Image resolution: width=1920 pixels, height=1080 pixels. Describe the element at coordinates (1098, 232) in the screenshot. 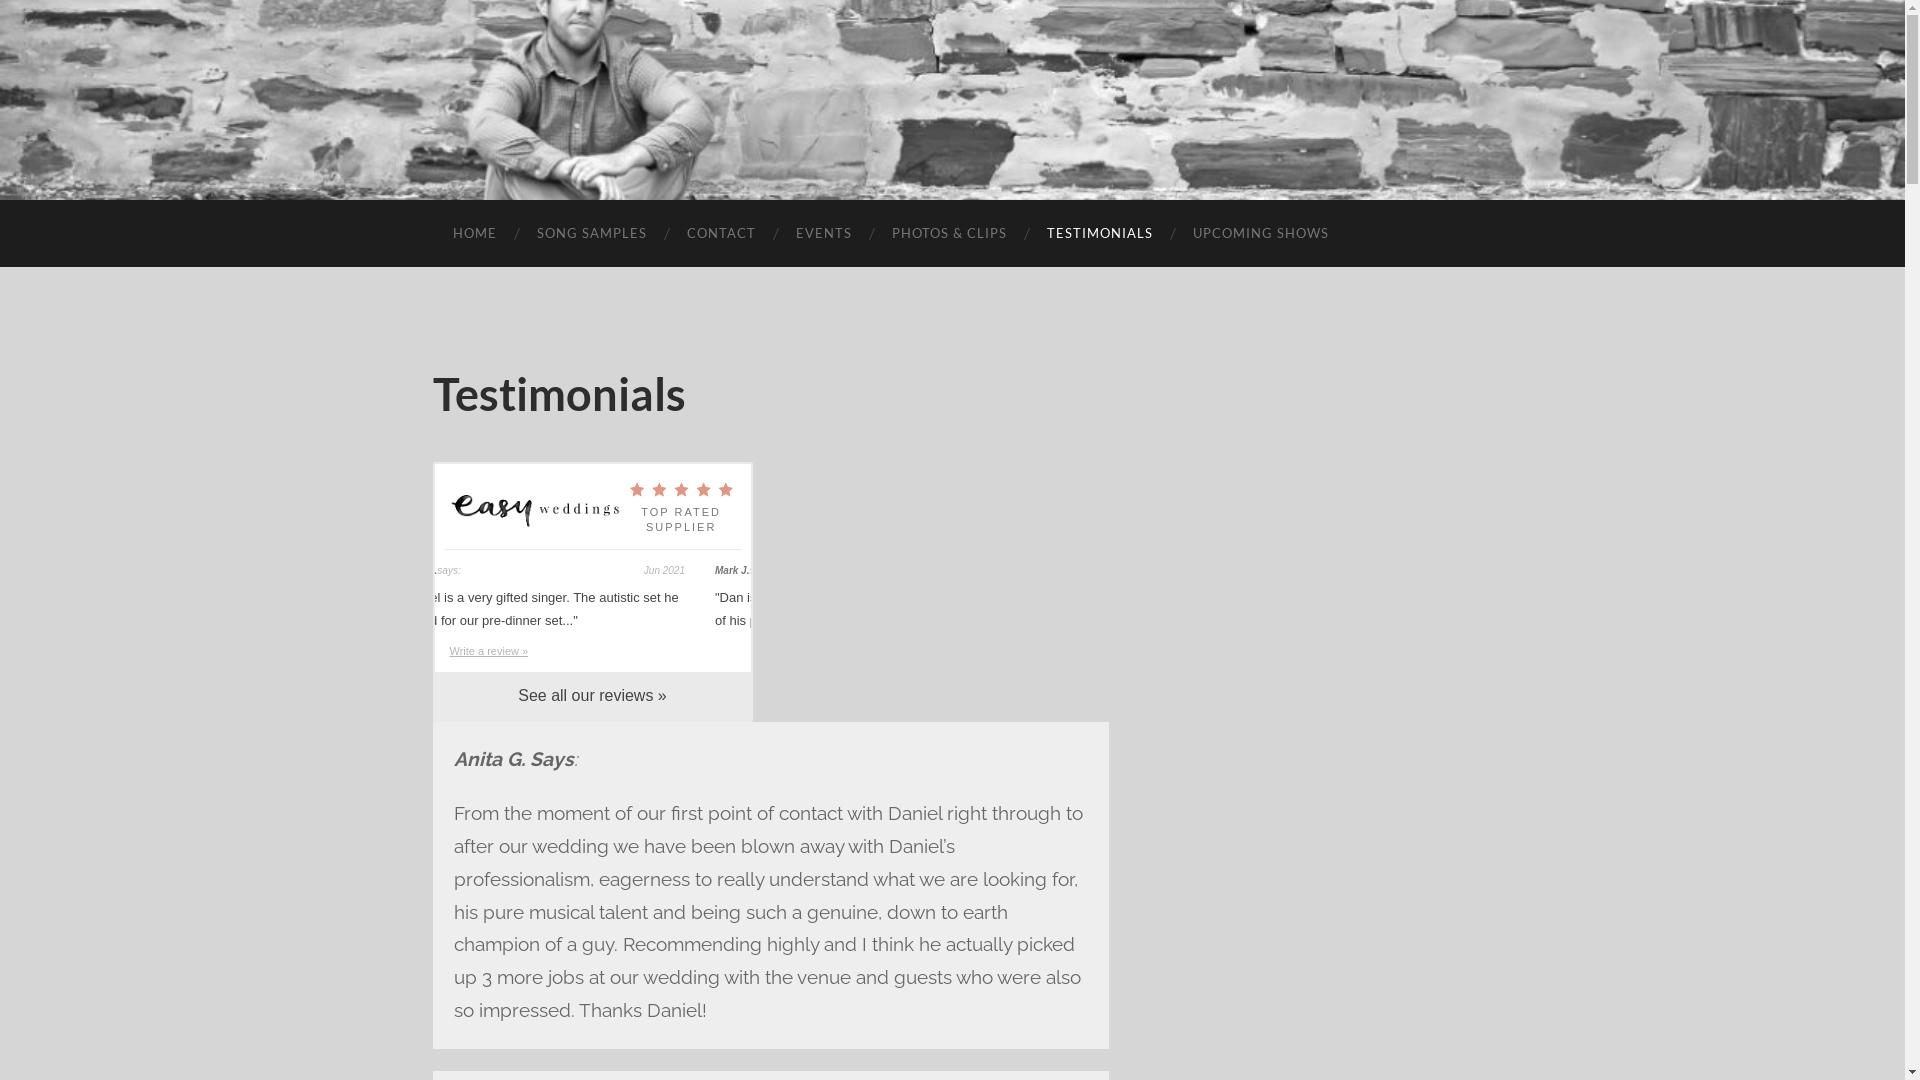

I see `'TESTIMONIALS'` at that location.